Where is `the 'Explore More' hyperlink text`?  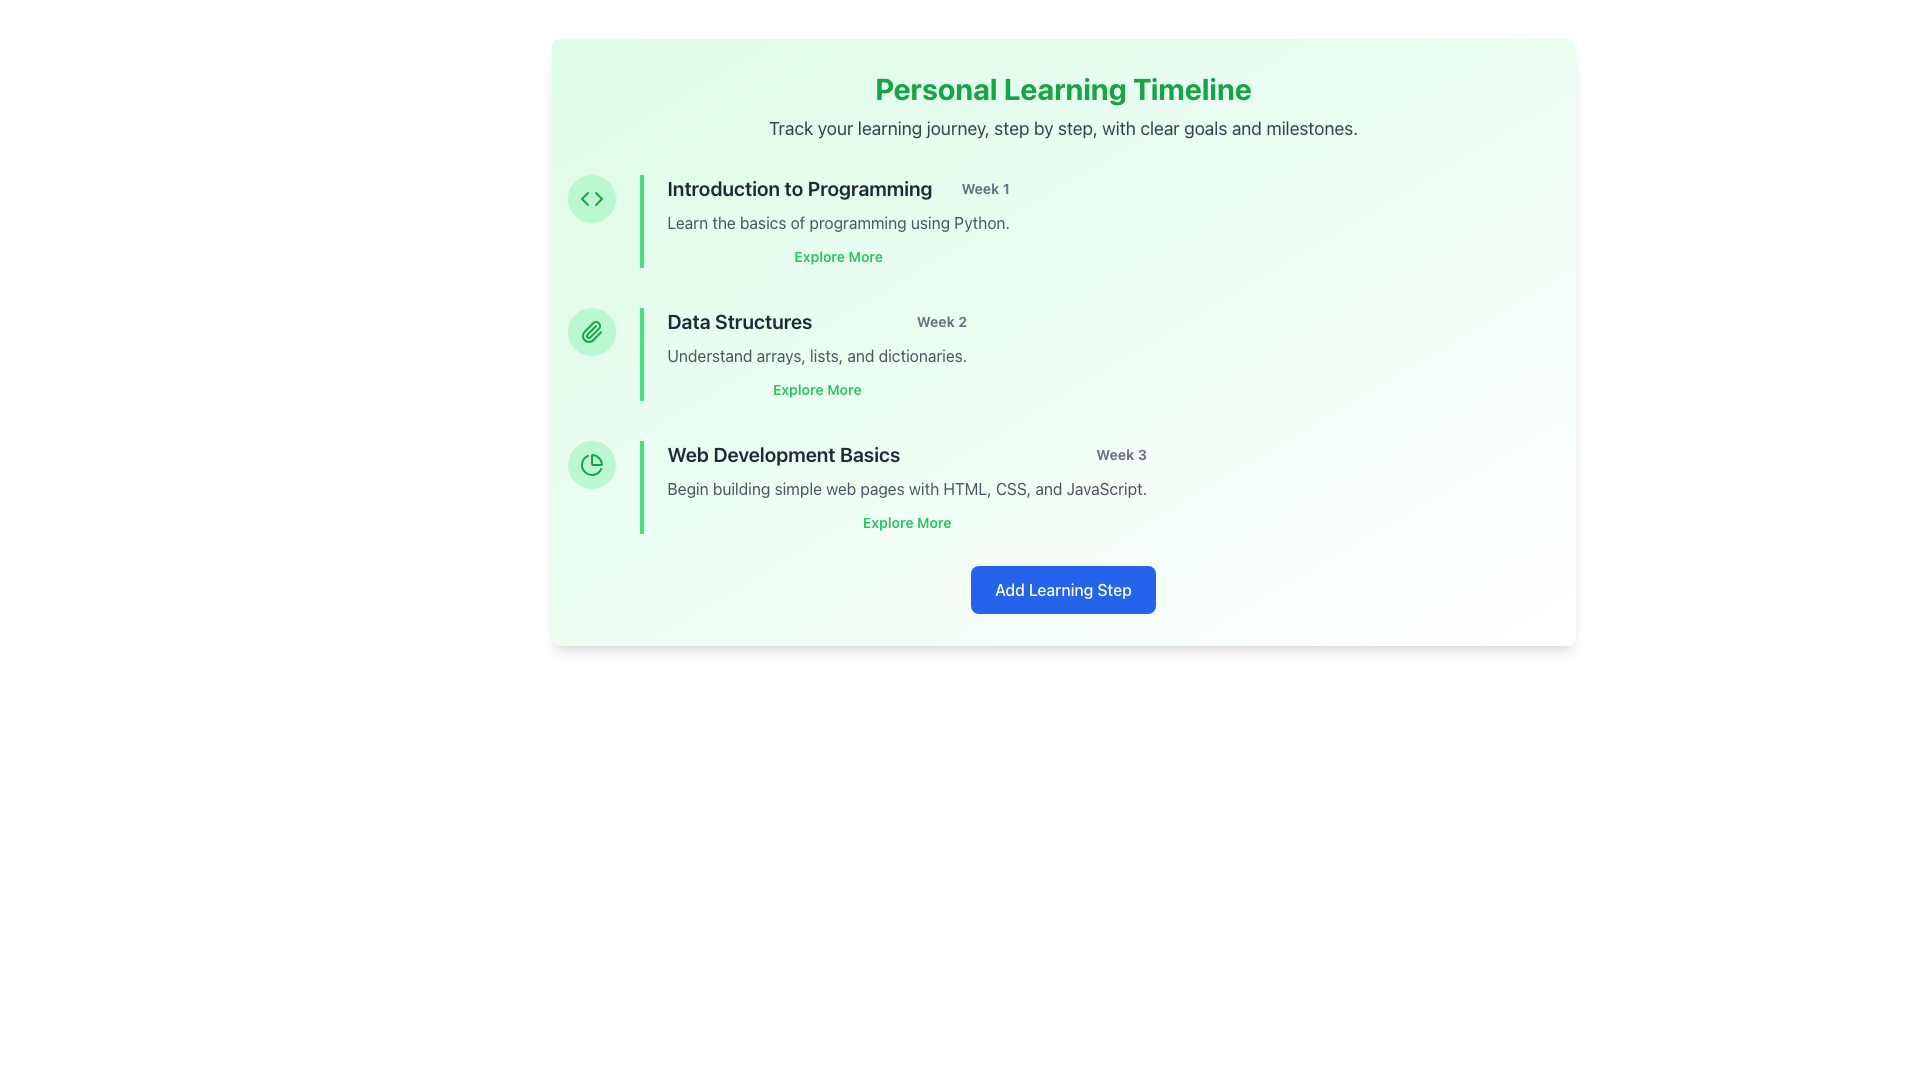 the 'Explore More' hyperlink text is located at coordinates (906, 522).